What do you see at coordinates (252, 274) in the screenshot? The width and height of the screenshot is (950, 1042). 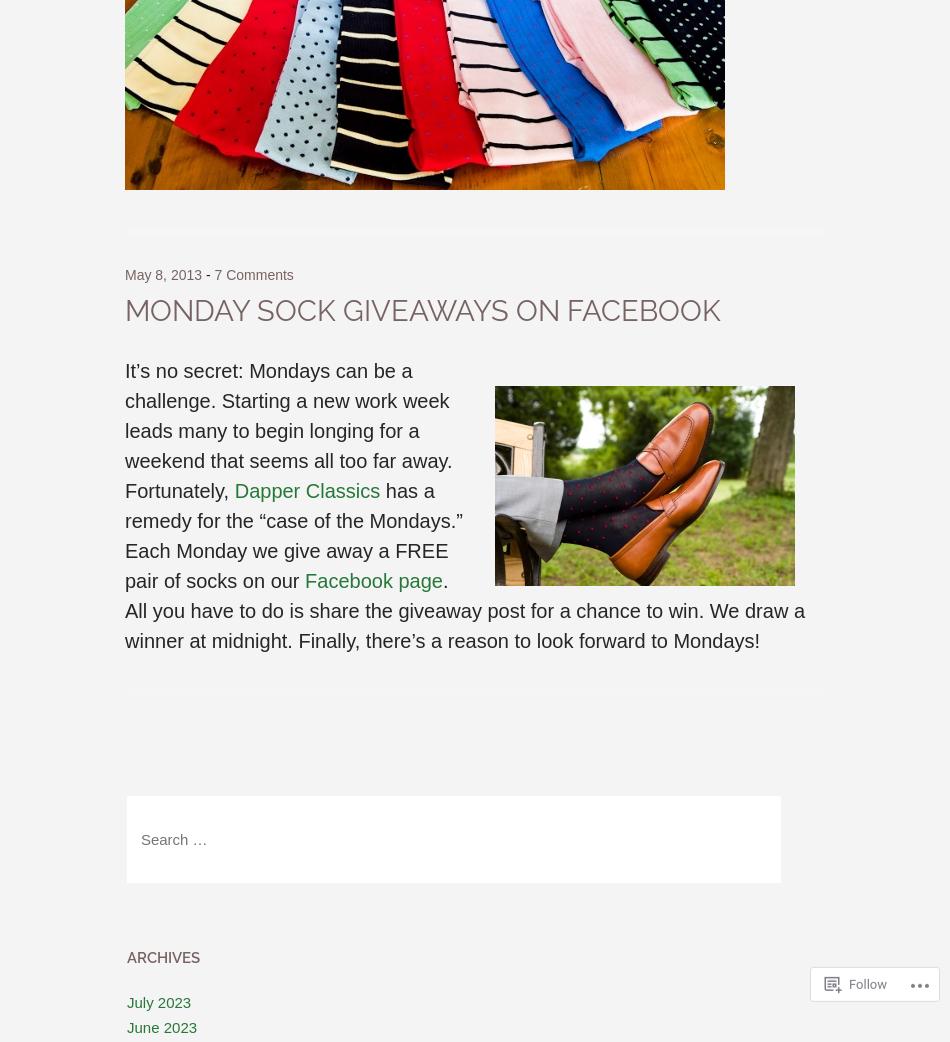 I see `'7 Comments'` at bounding box center [252, 274].